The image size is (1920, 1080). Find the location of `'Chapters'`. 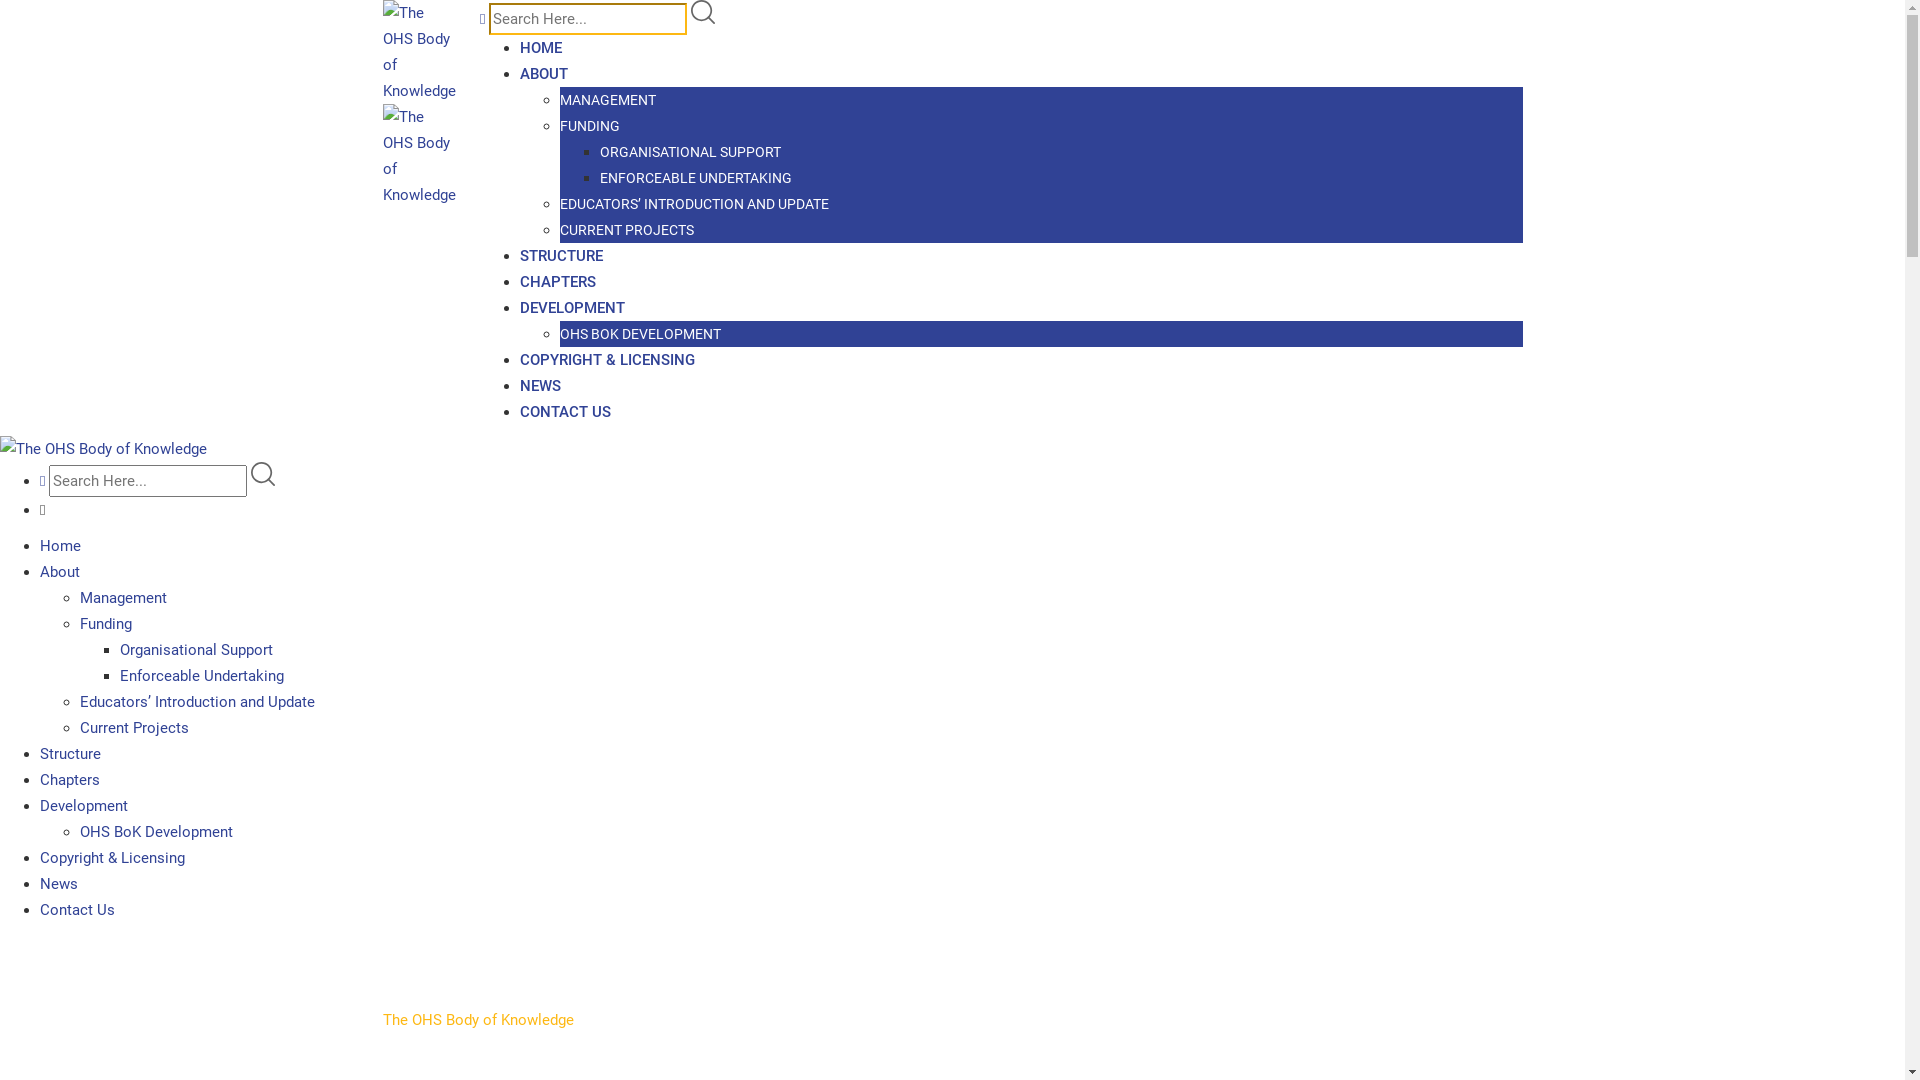

'Chapters' is located at coordinates (70, 778).